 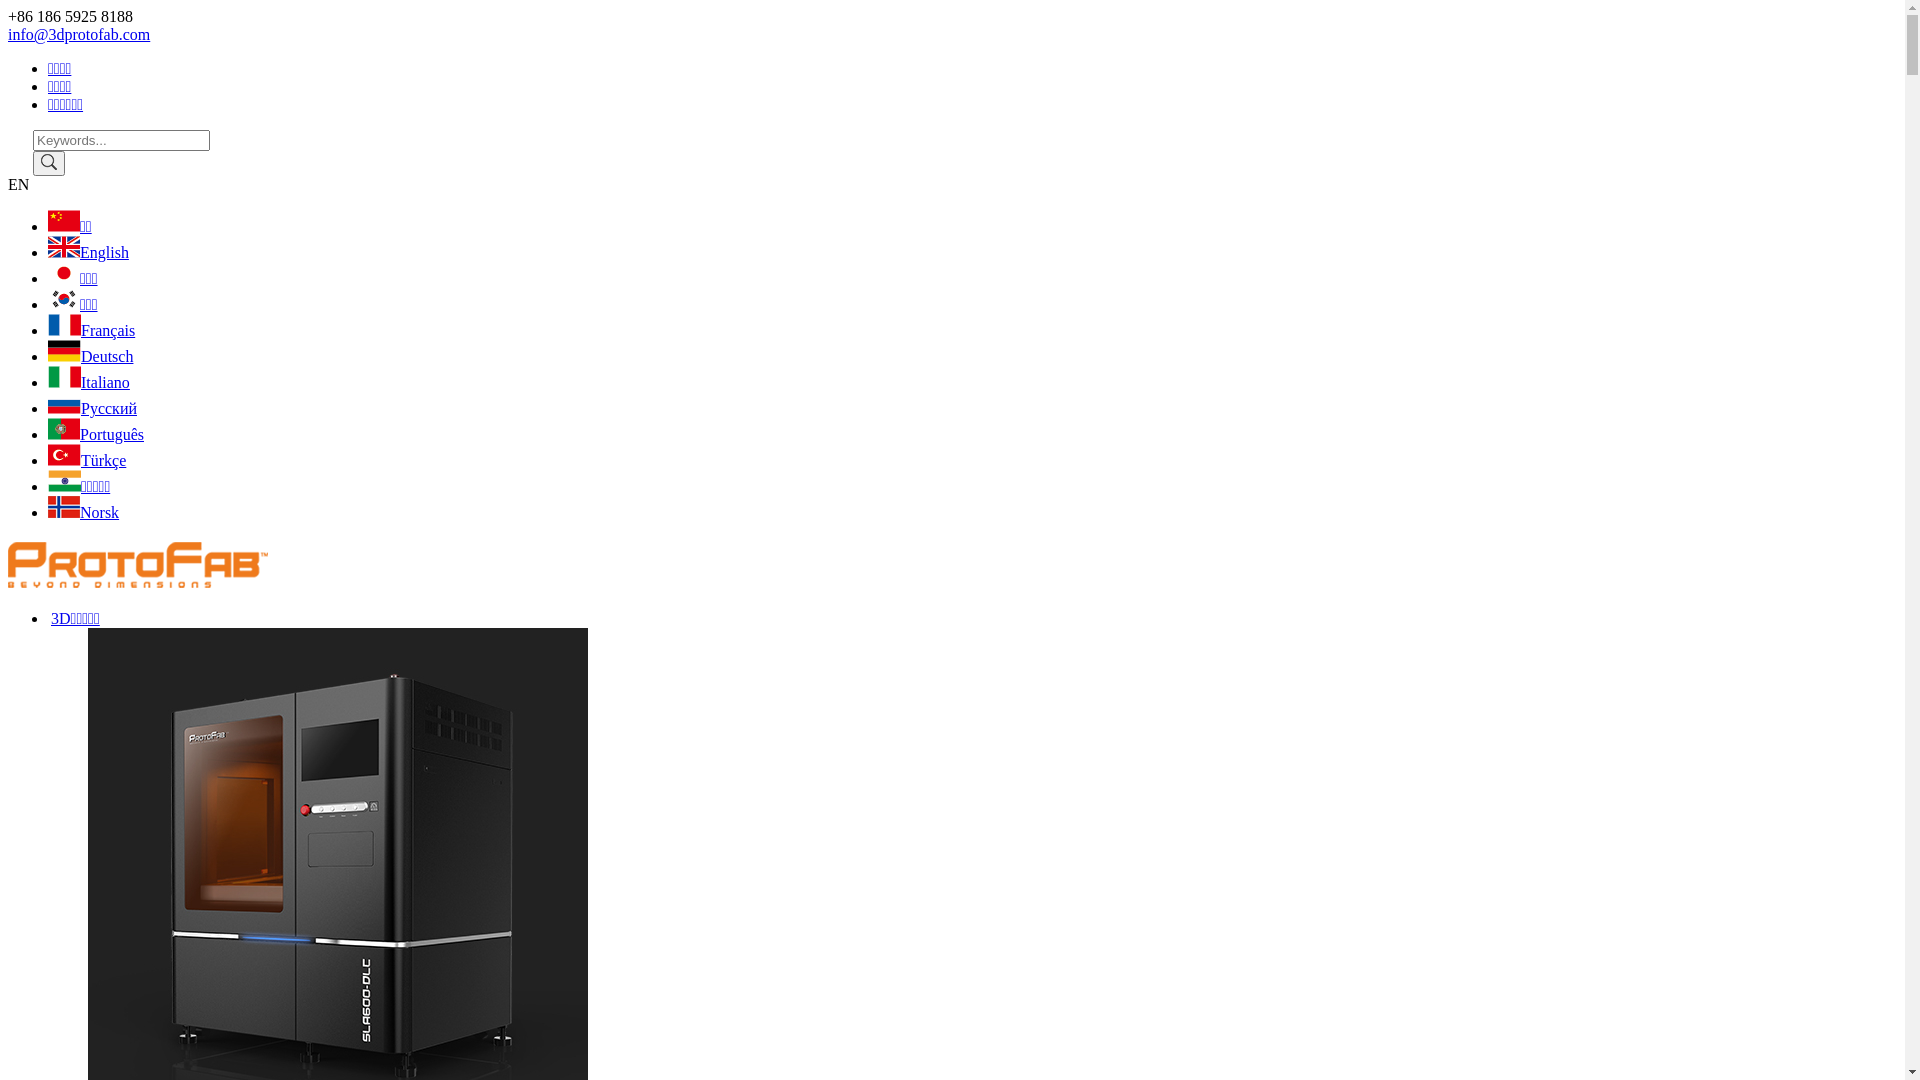 I want to click on 'Deutsch', so click(x=89, y=355).